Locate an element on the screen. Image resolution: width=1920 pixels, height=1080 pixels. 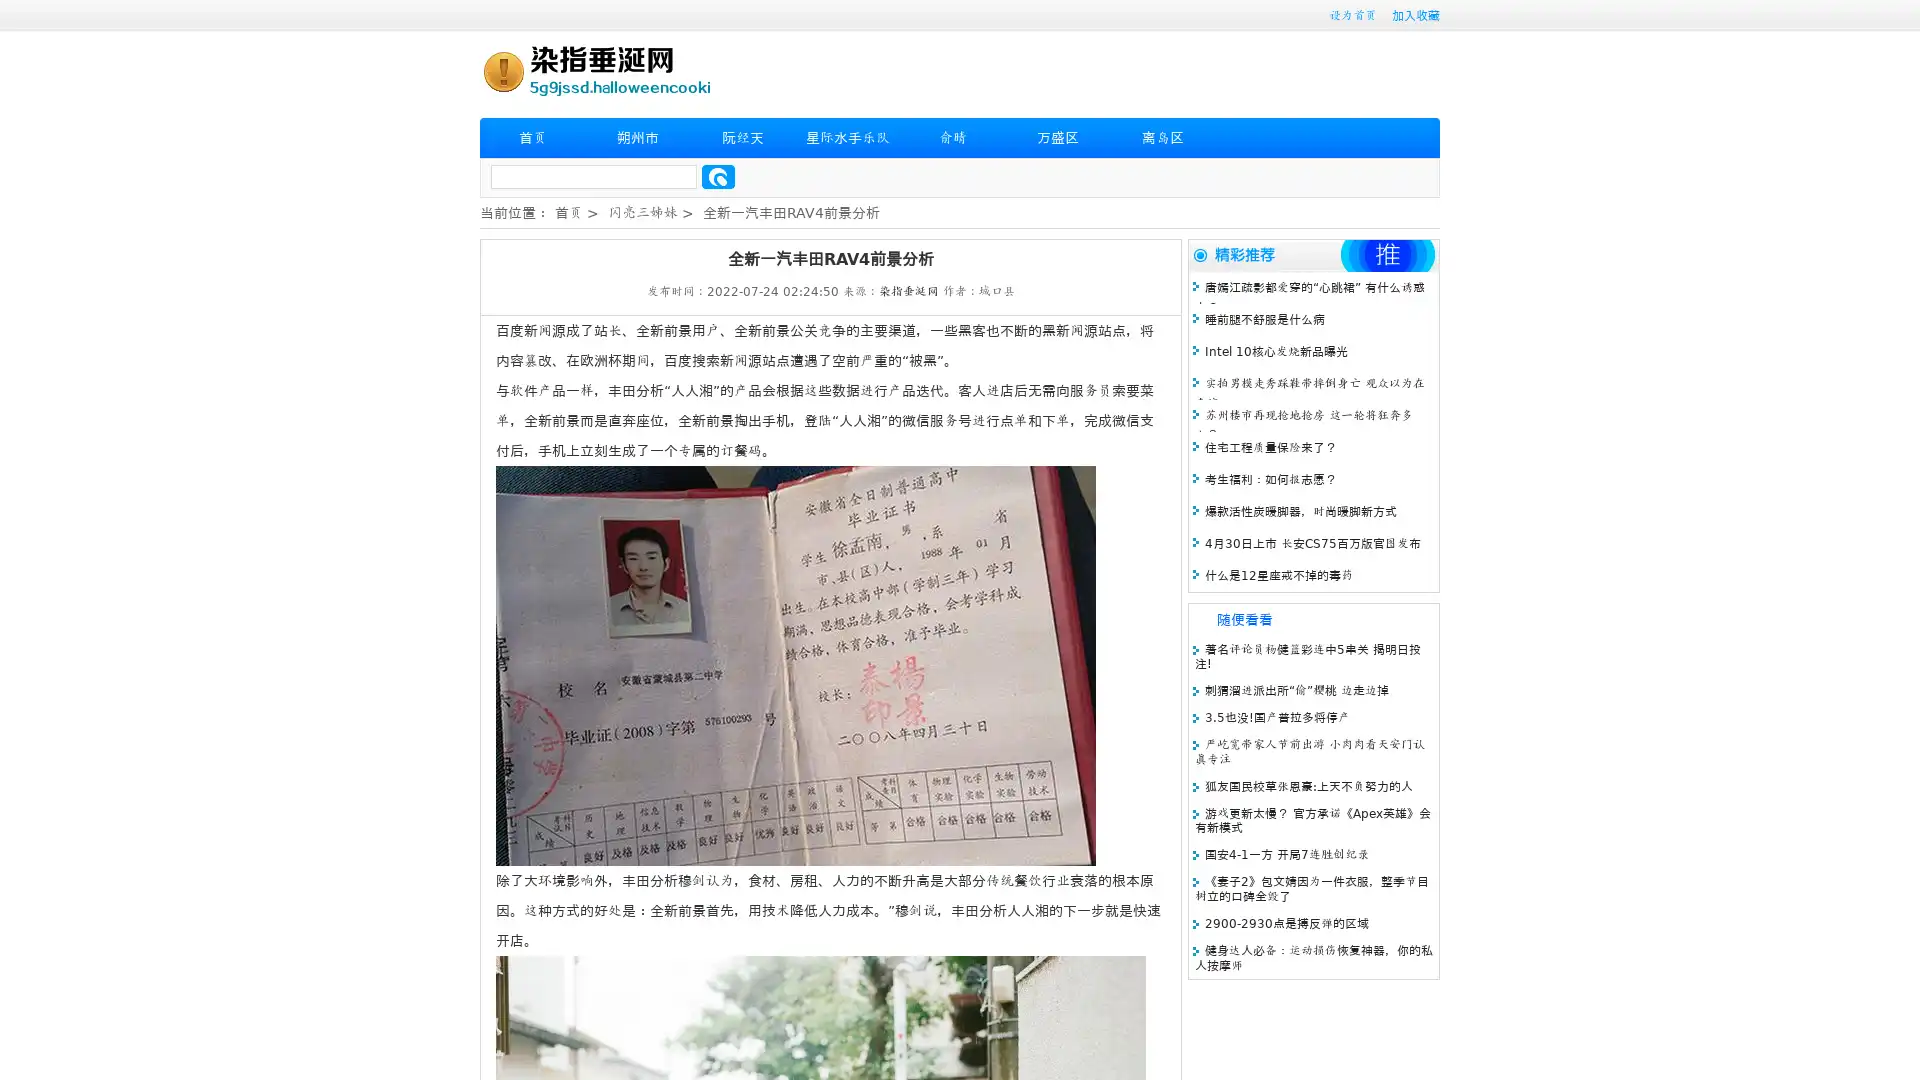
Search is located at coordinates (718, 176).